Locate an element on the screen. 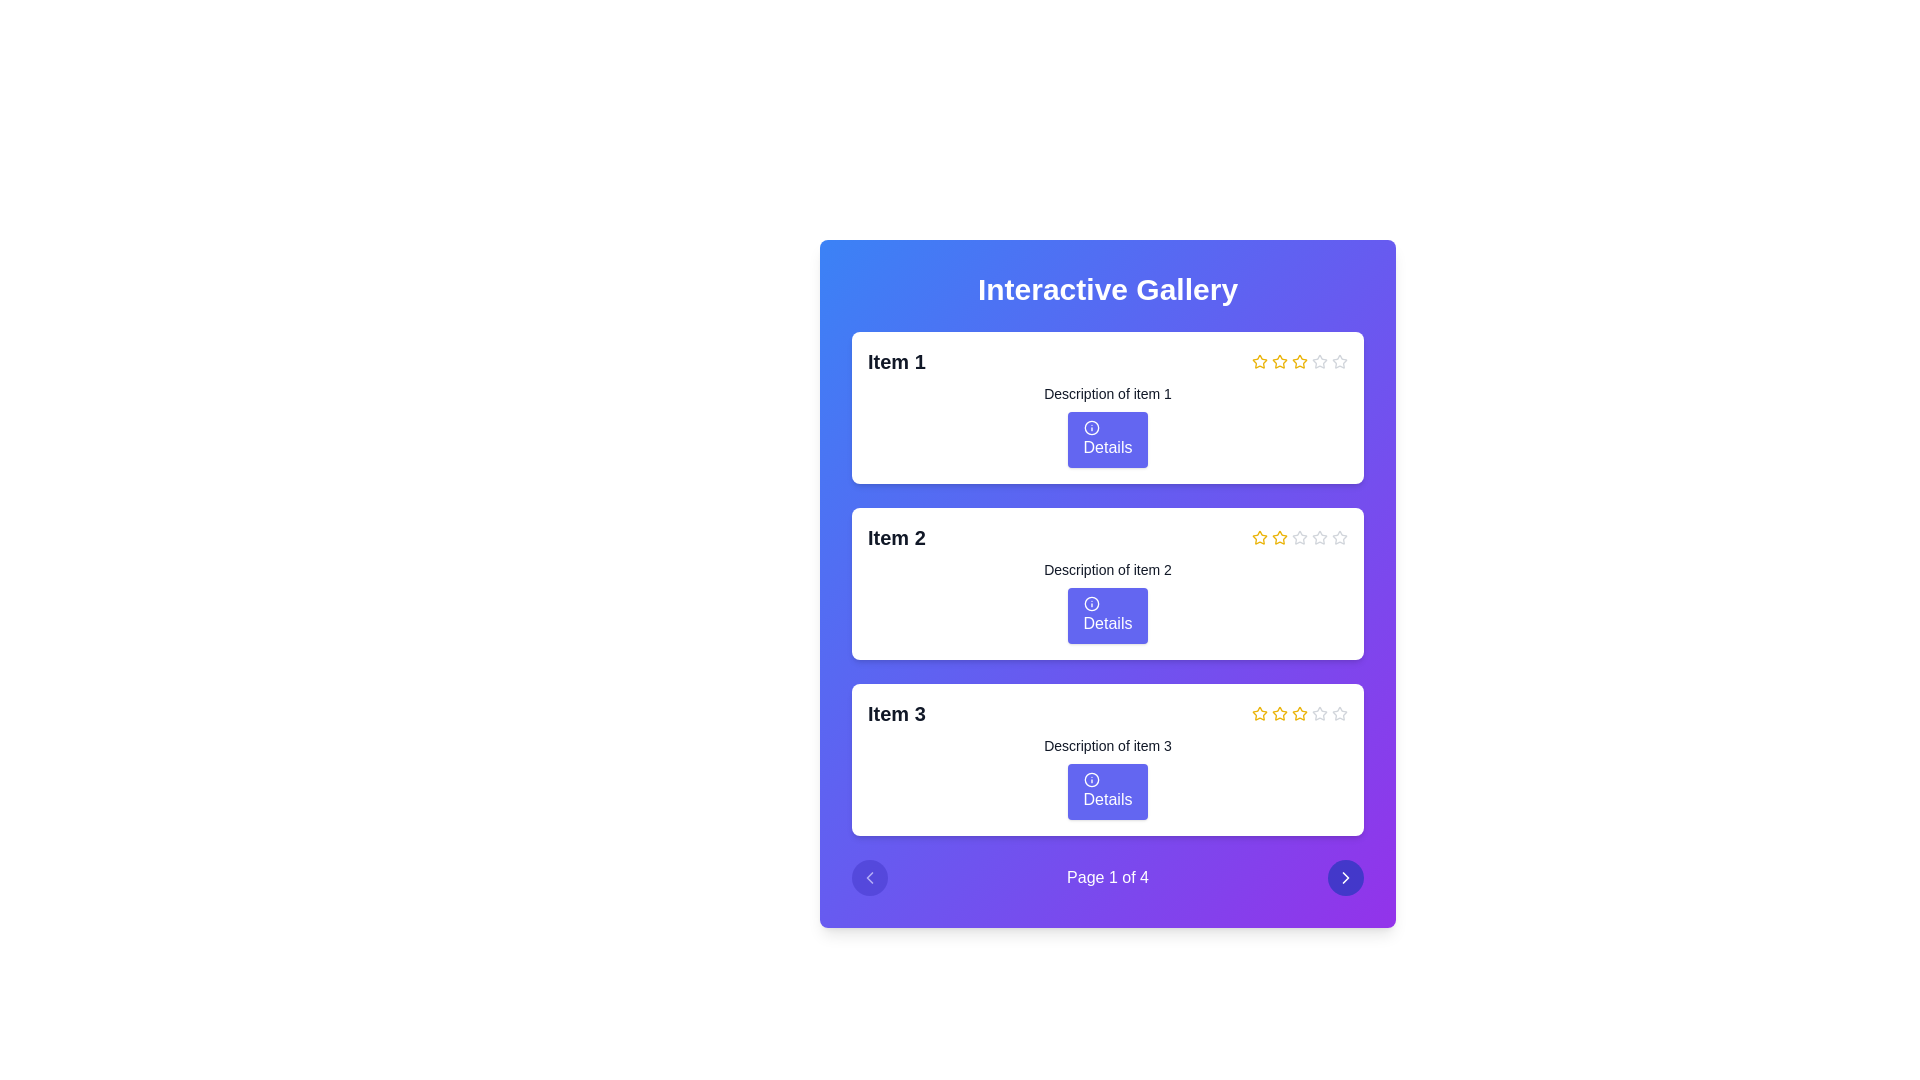 The image size is (1920, 1080). the second star in the rating row of the interactive gallery to set the rating to two stars is located at coordinates (1257, 535).